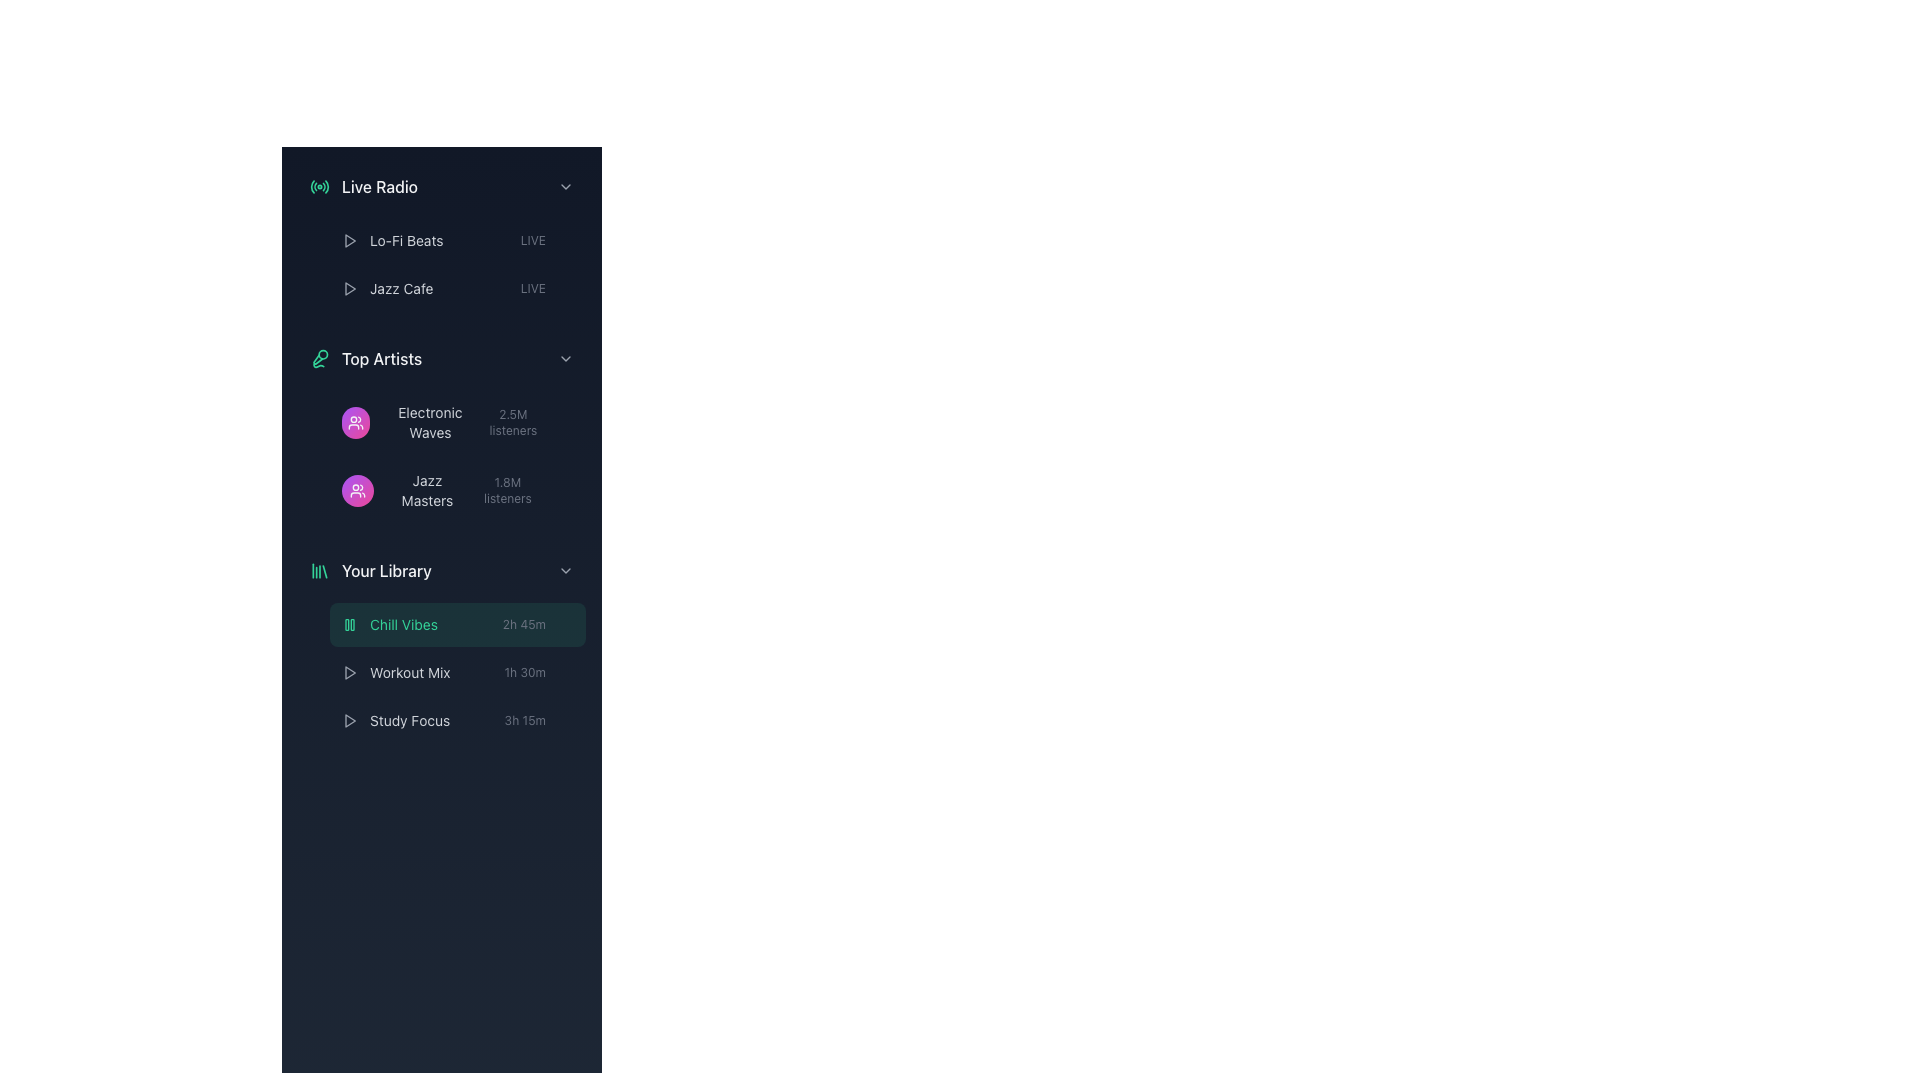 Image resolution: width=1920 pixels, height=1080 pixels. I want to click on text label for the 'Lo-Fi Beats' option in the 'Live Radio' category located in the left sidebar of the interface, so click(405, 239).